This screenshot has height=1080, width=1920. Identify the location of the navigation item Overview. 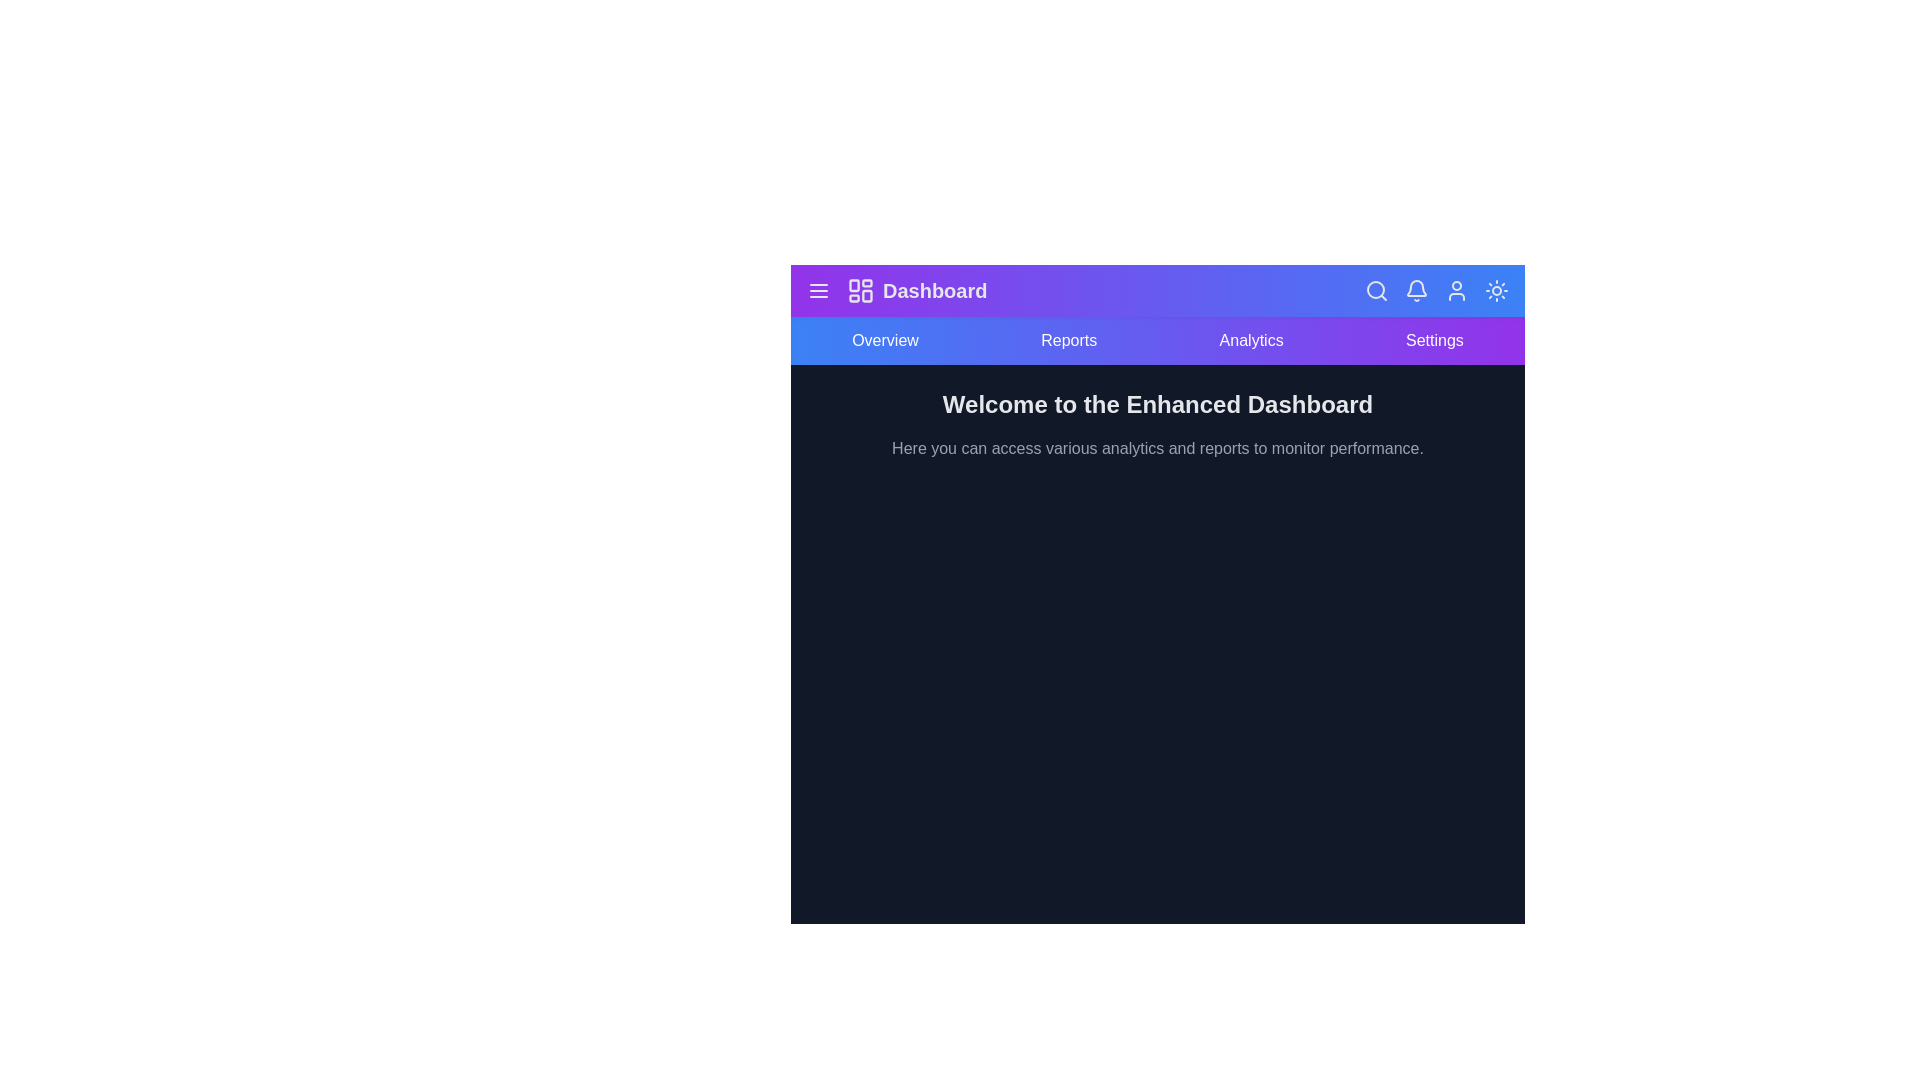
(884, 339).